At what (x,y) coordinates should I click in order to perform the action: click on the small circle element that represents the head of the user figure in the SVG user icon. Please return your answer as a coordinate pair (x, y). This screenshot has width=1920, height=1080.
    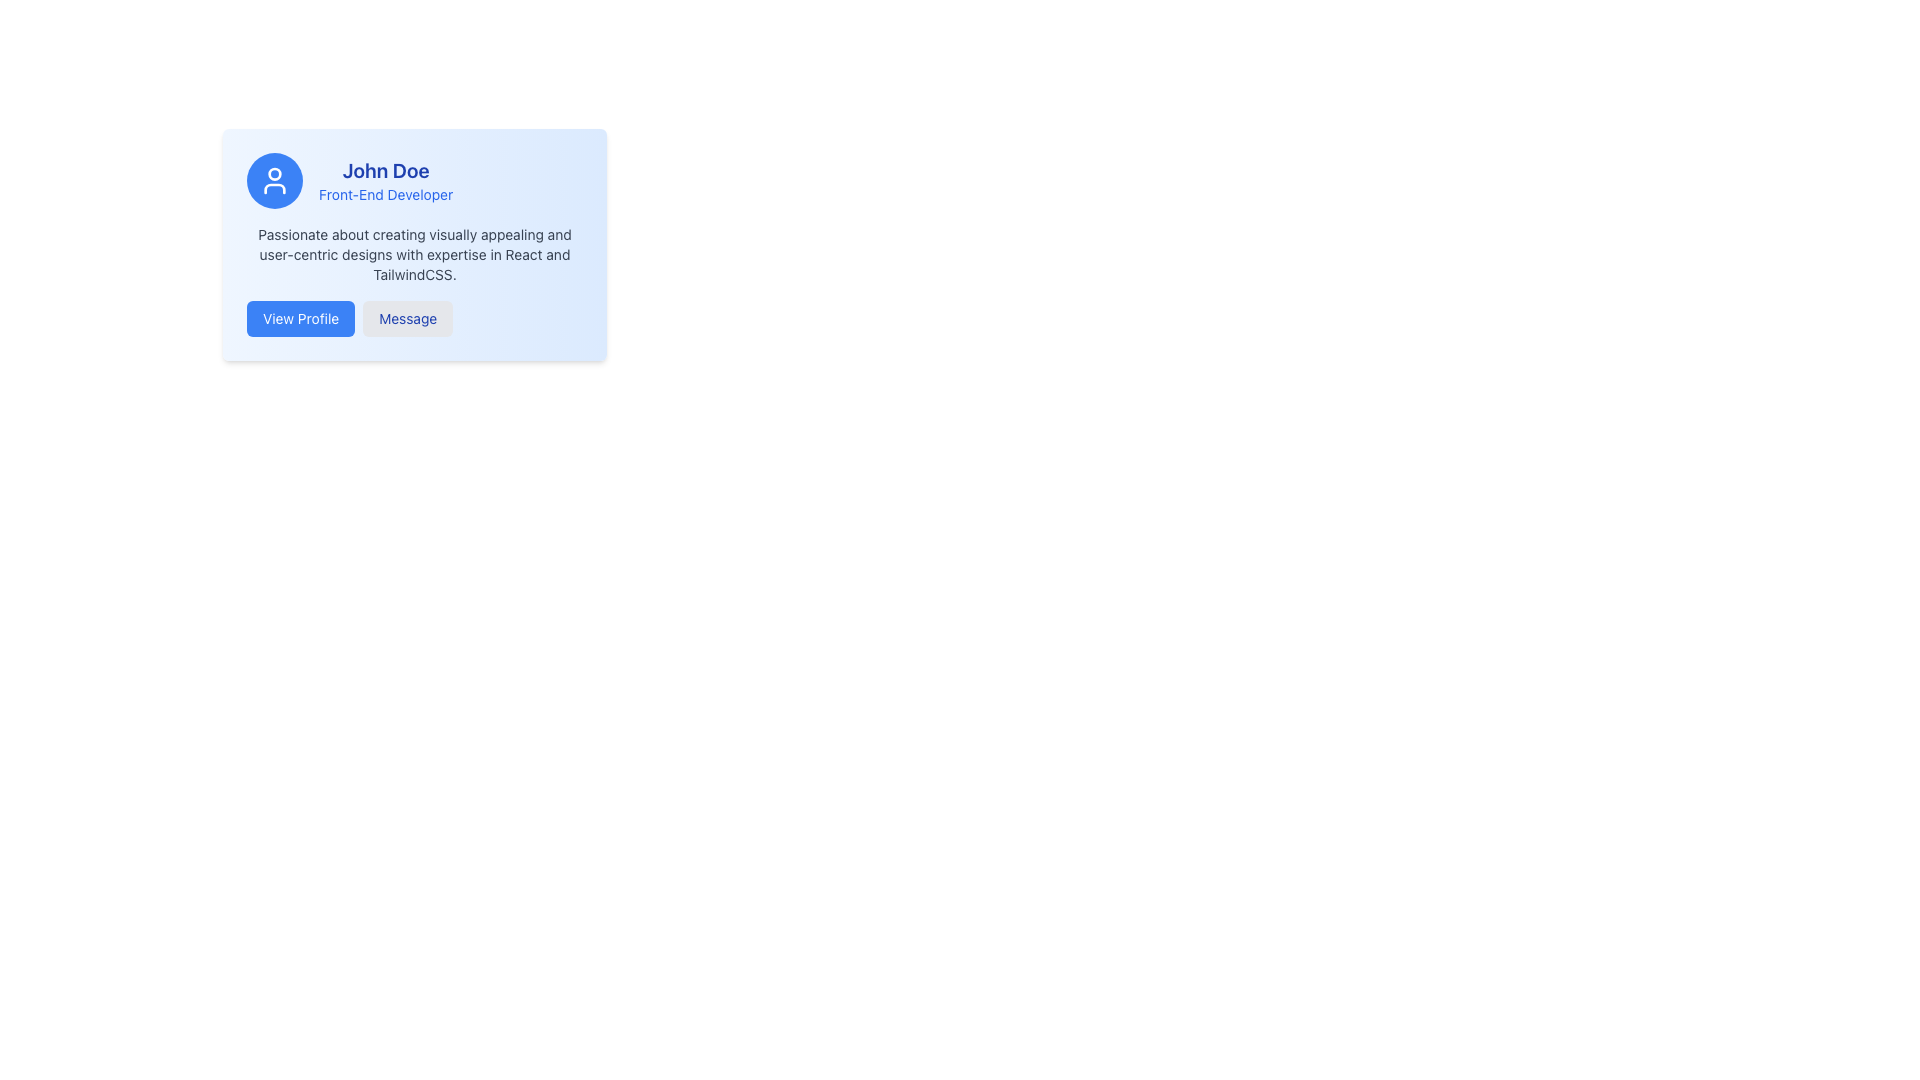
    Looking at the image, I should click on (273, 172).